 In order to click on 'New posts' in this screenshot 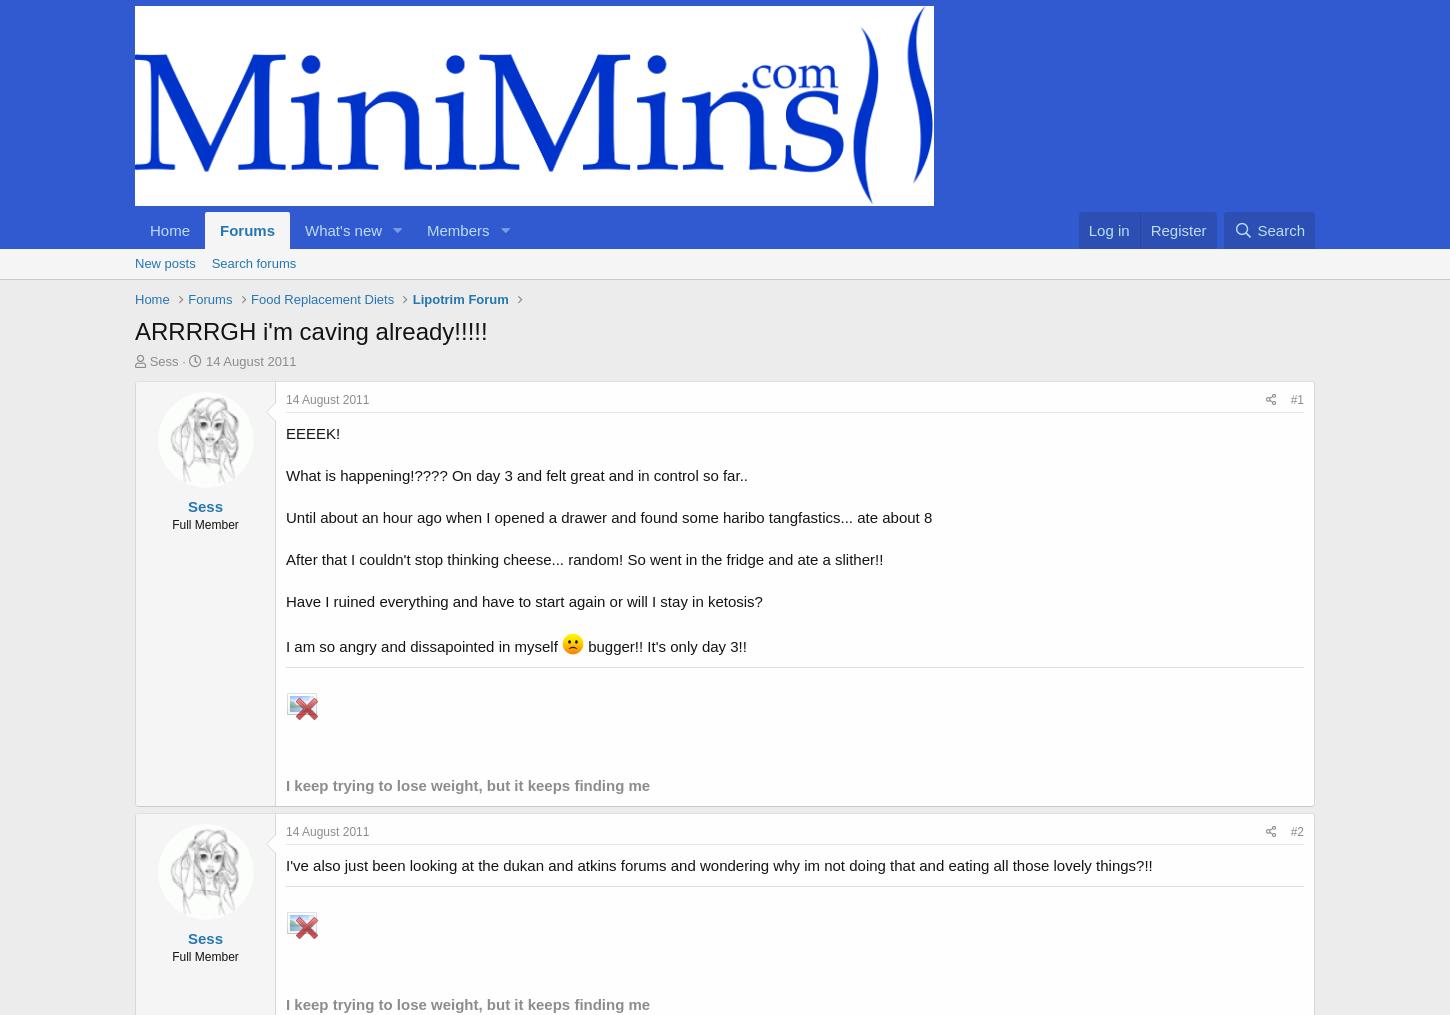, I will do `click(164, 262)`.